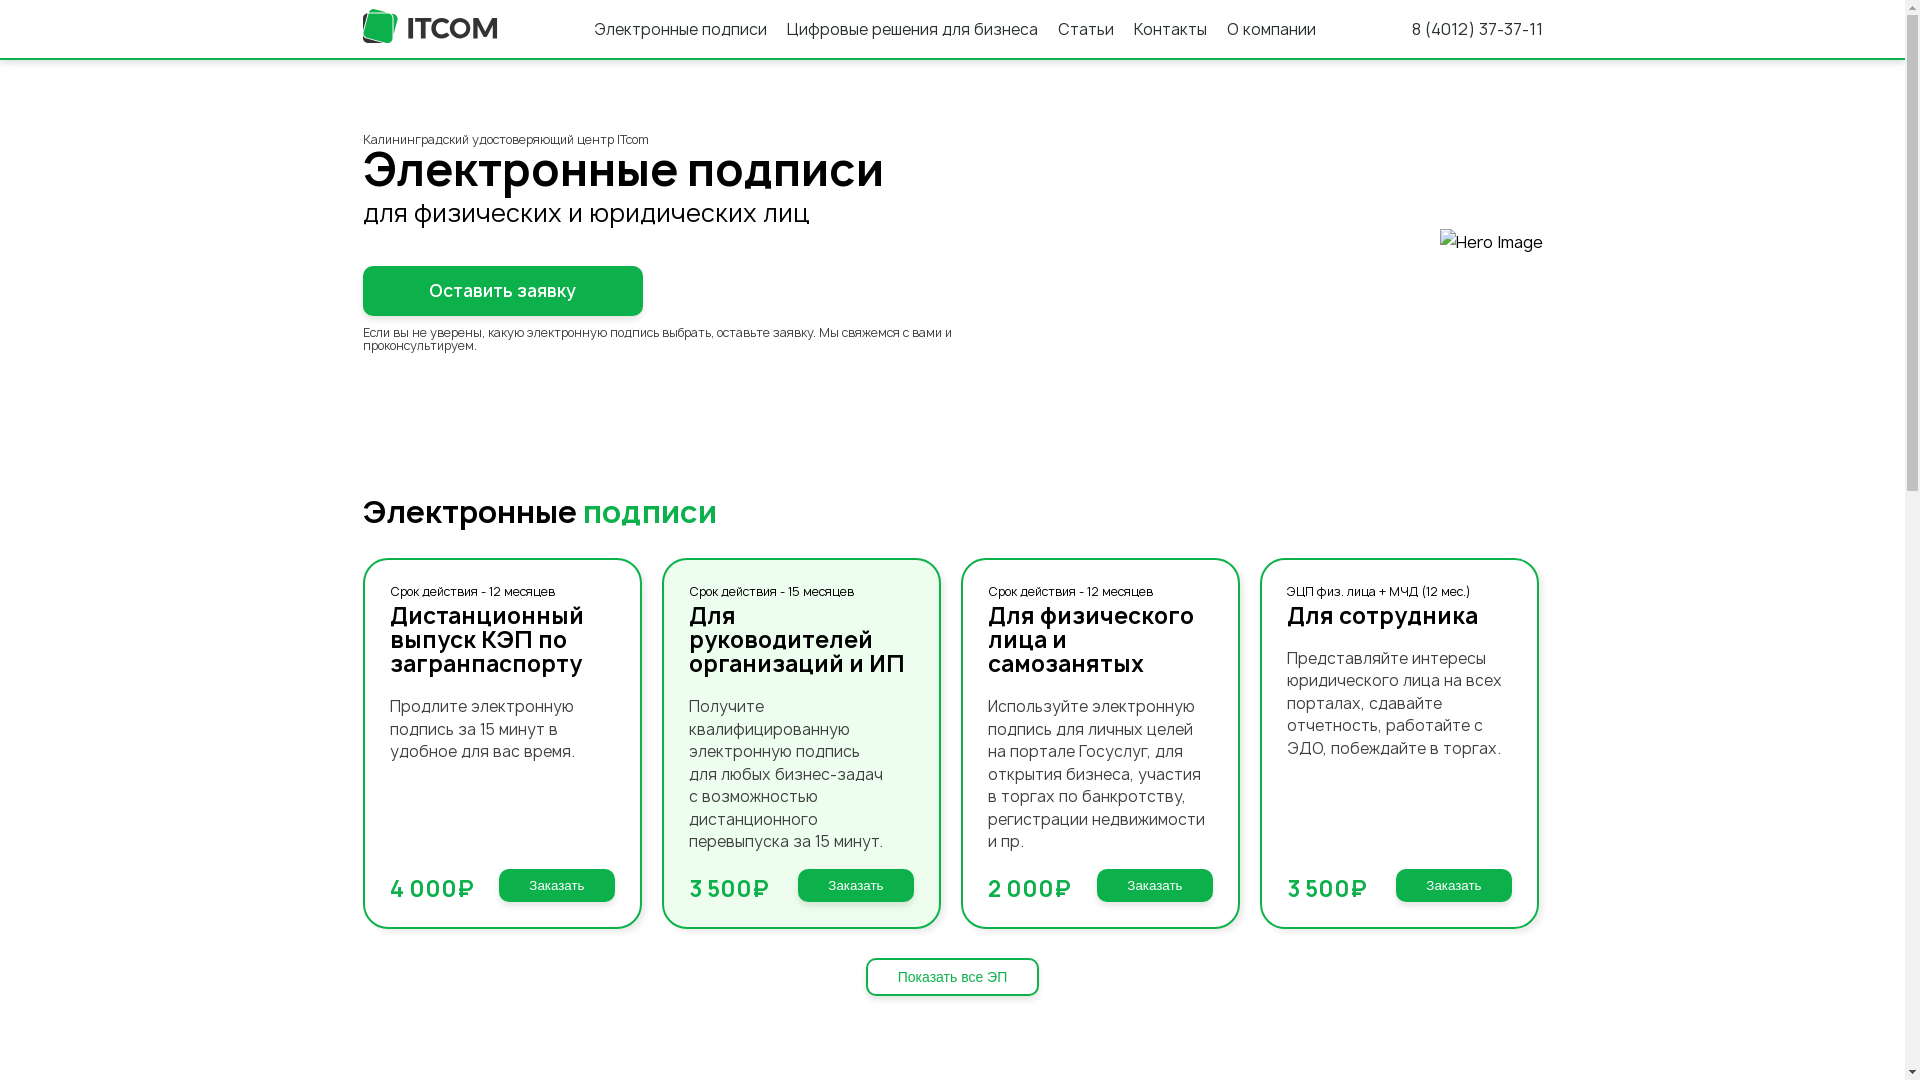  Describe the element at coordinates (1477, 29) in the screenshot. I see `'8 (4012) 37-37-11'` at that location.